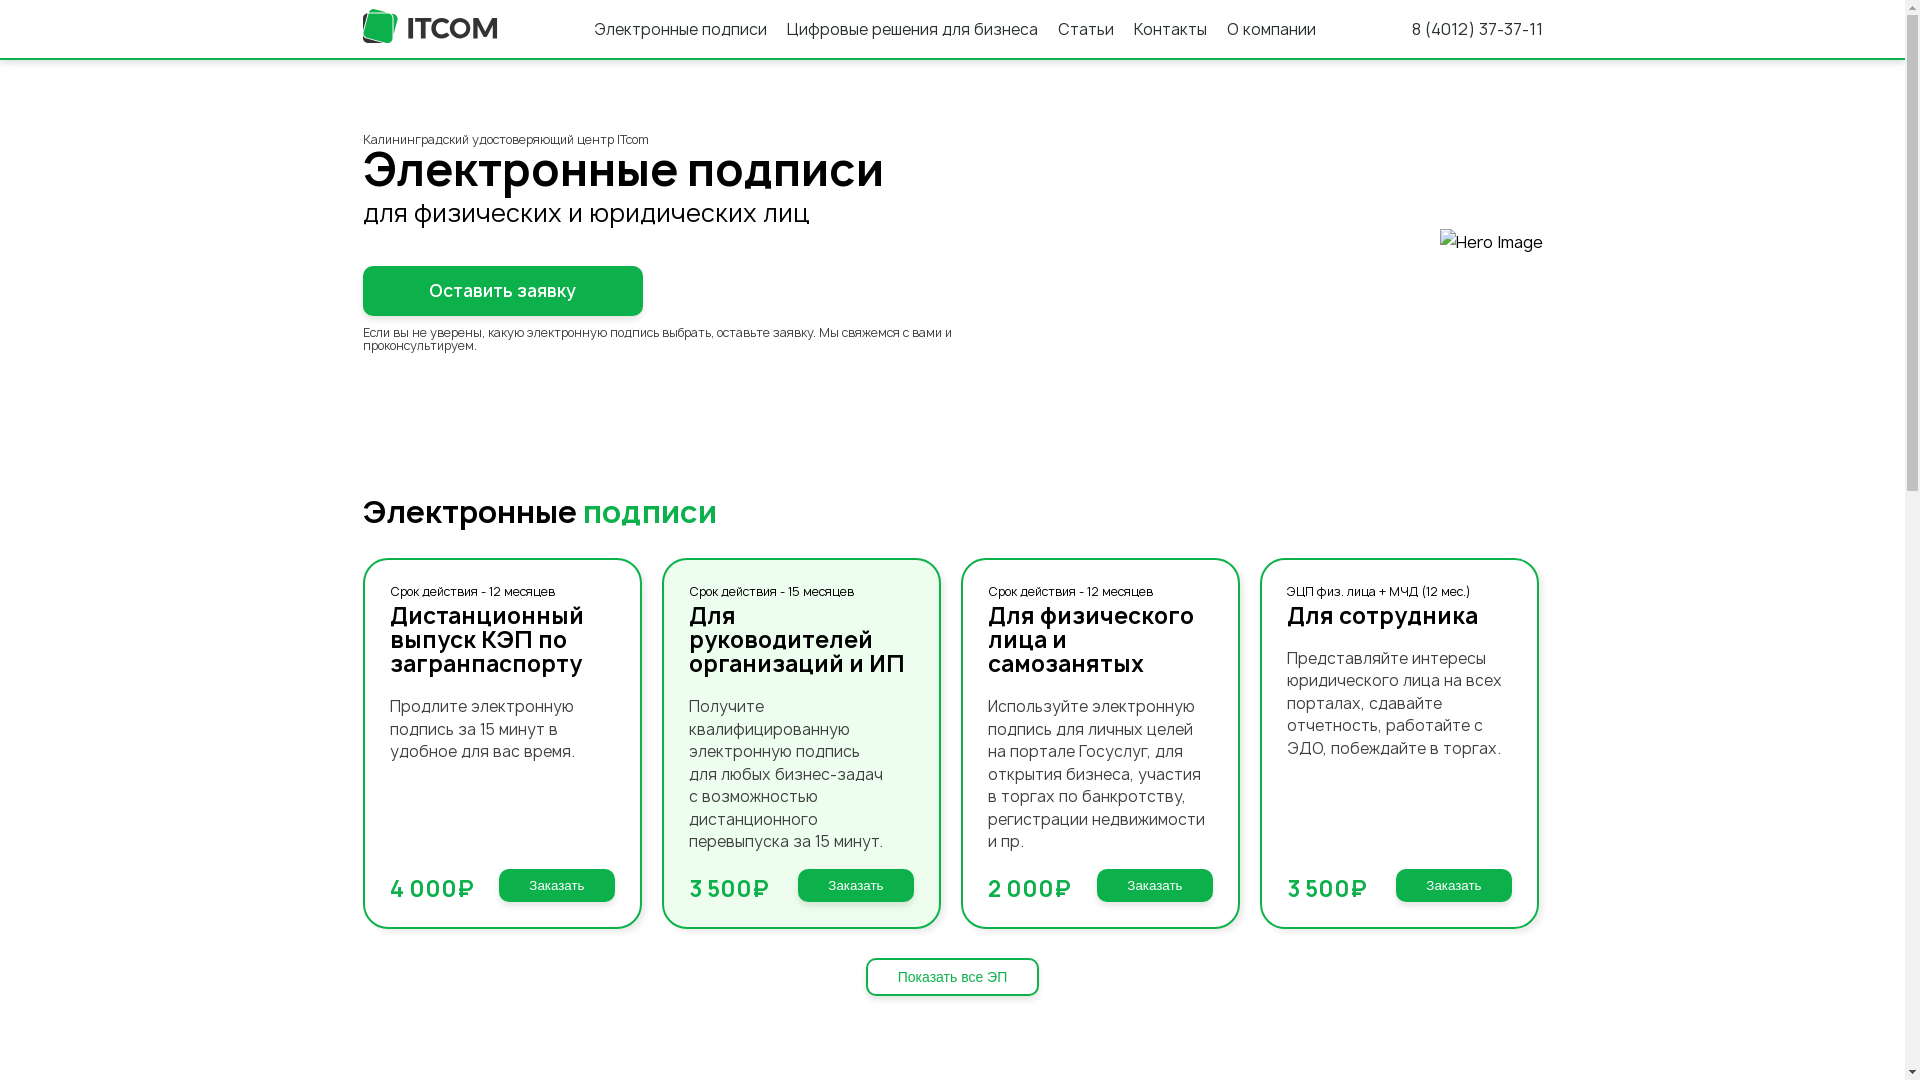  Describe the element at coordinates (1477, 29) in the screenshot. I see `'8 (4012) 37-37-11'` at that location.